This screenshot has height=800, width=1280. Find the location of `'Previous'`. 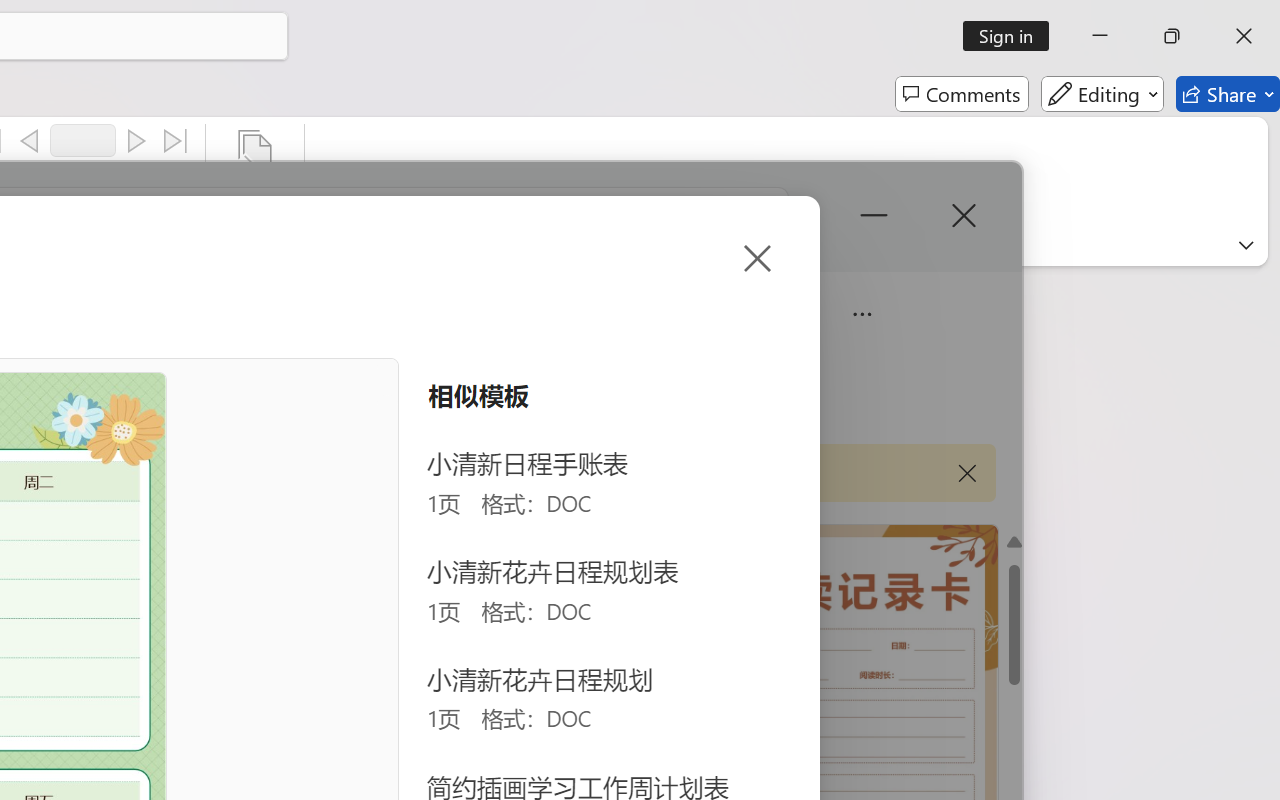

'Previous' is located at coordinates (29, 141).